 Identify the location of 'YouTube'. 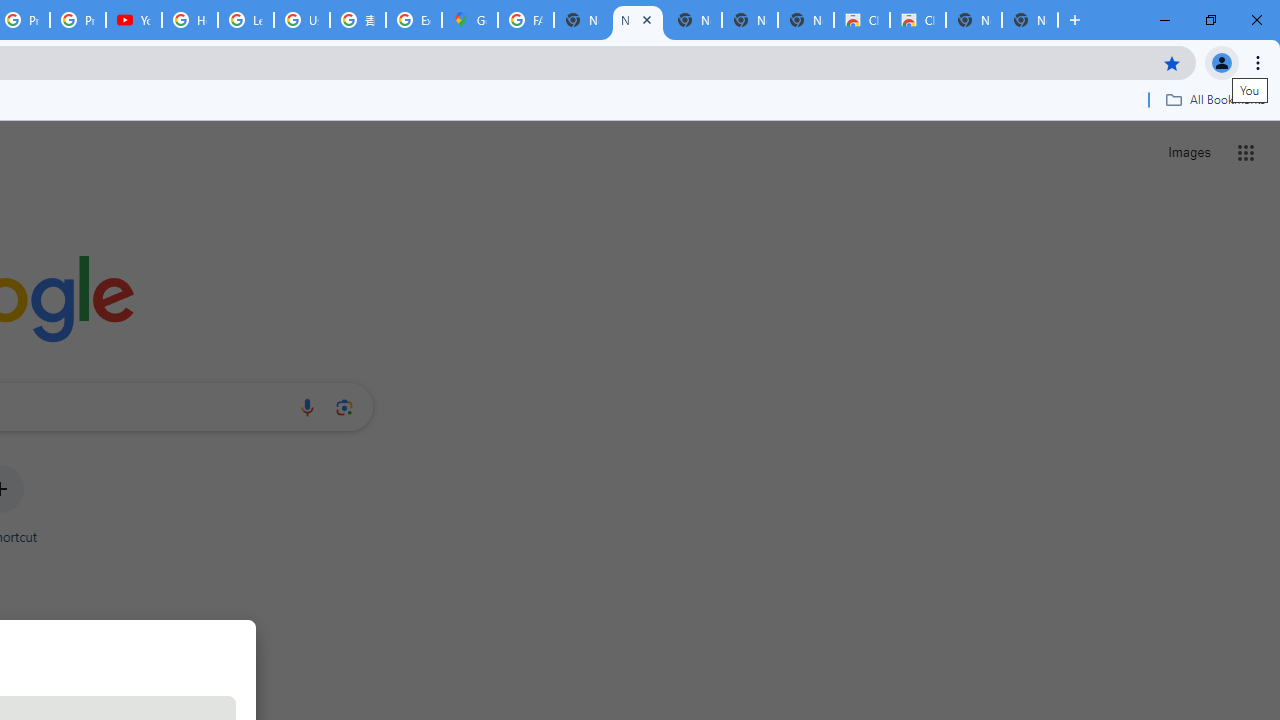
(133, 20).